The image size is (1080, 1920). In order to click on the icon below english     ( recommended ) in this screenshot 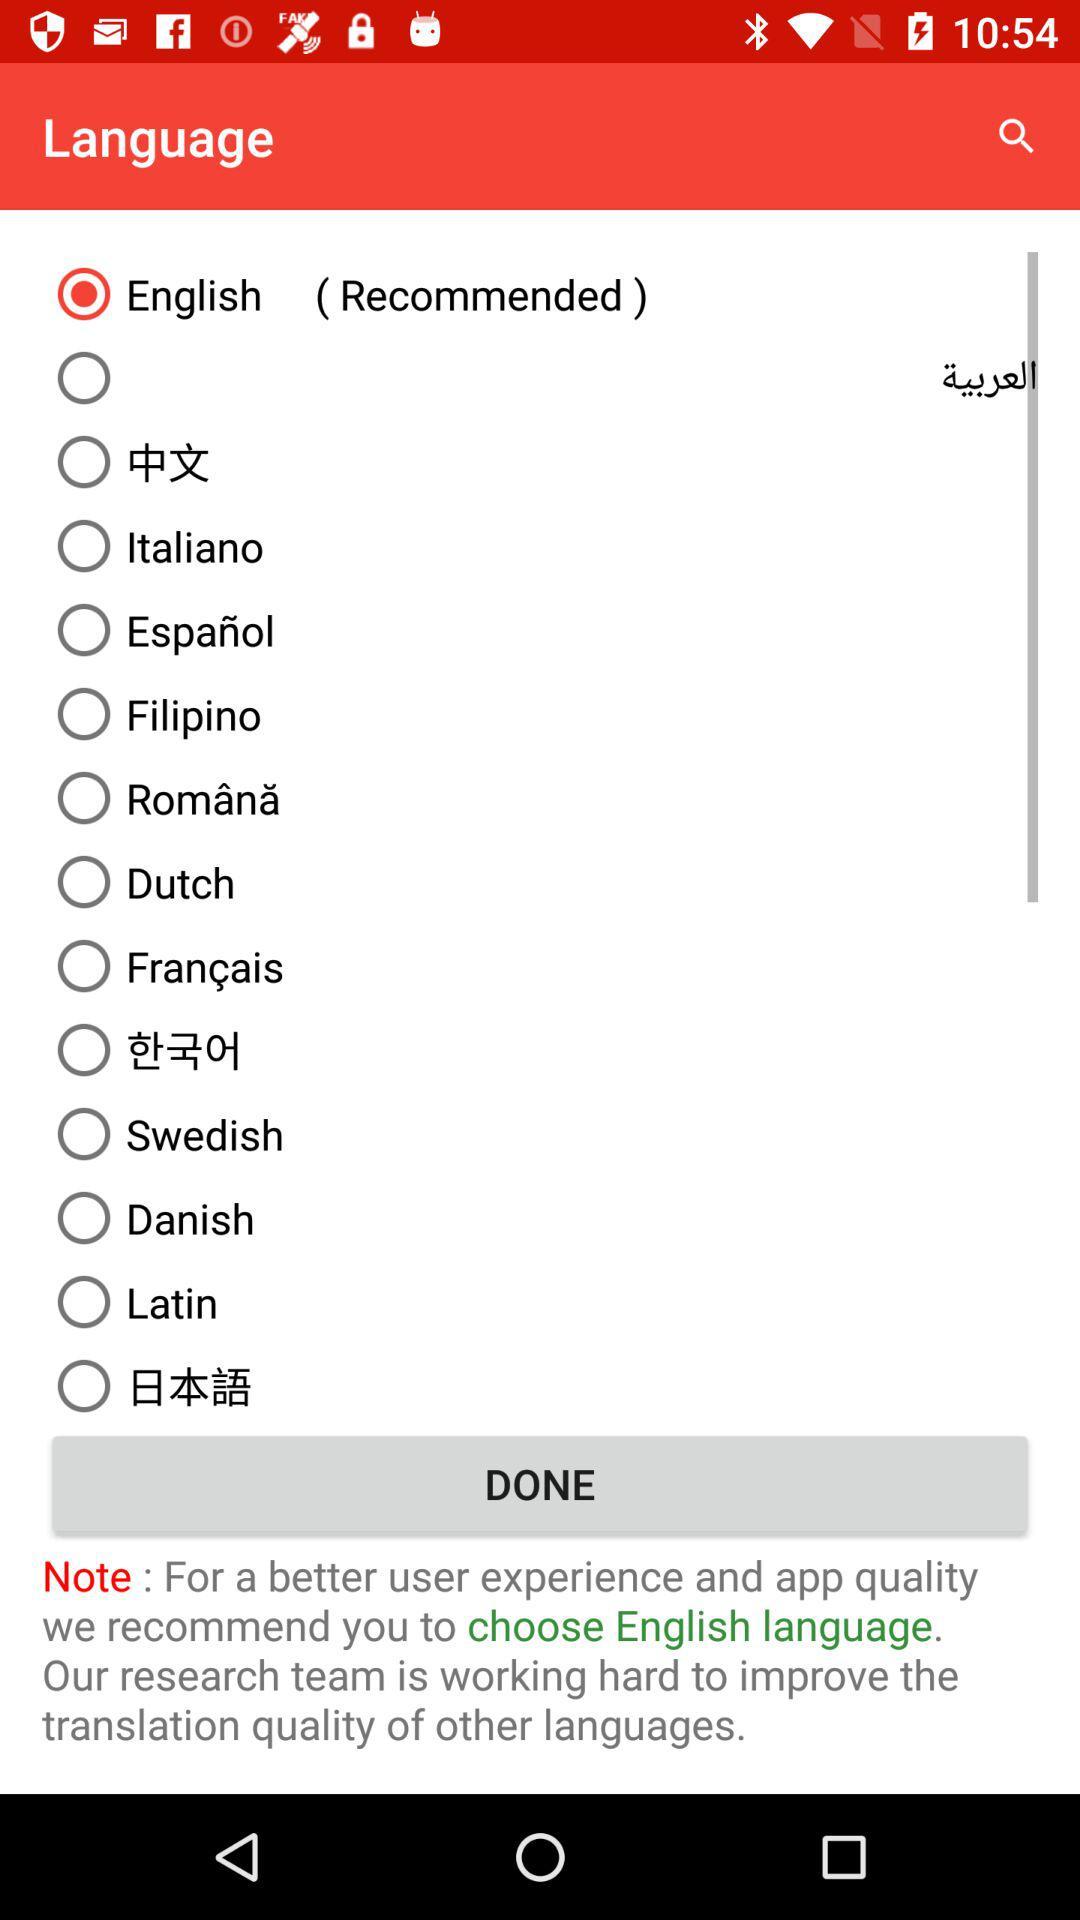, I will do `click(540, 378)`.